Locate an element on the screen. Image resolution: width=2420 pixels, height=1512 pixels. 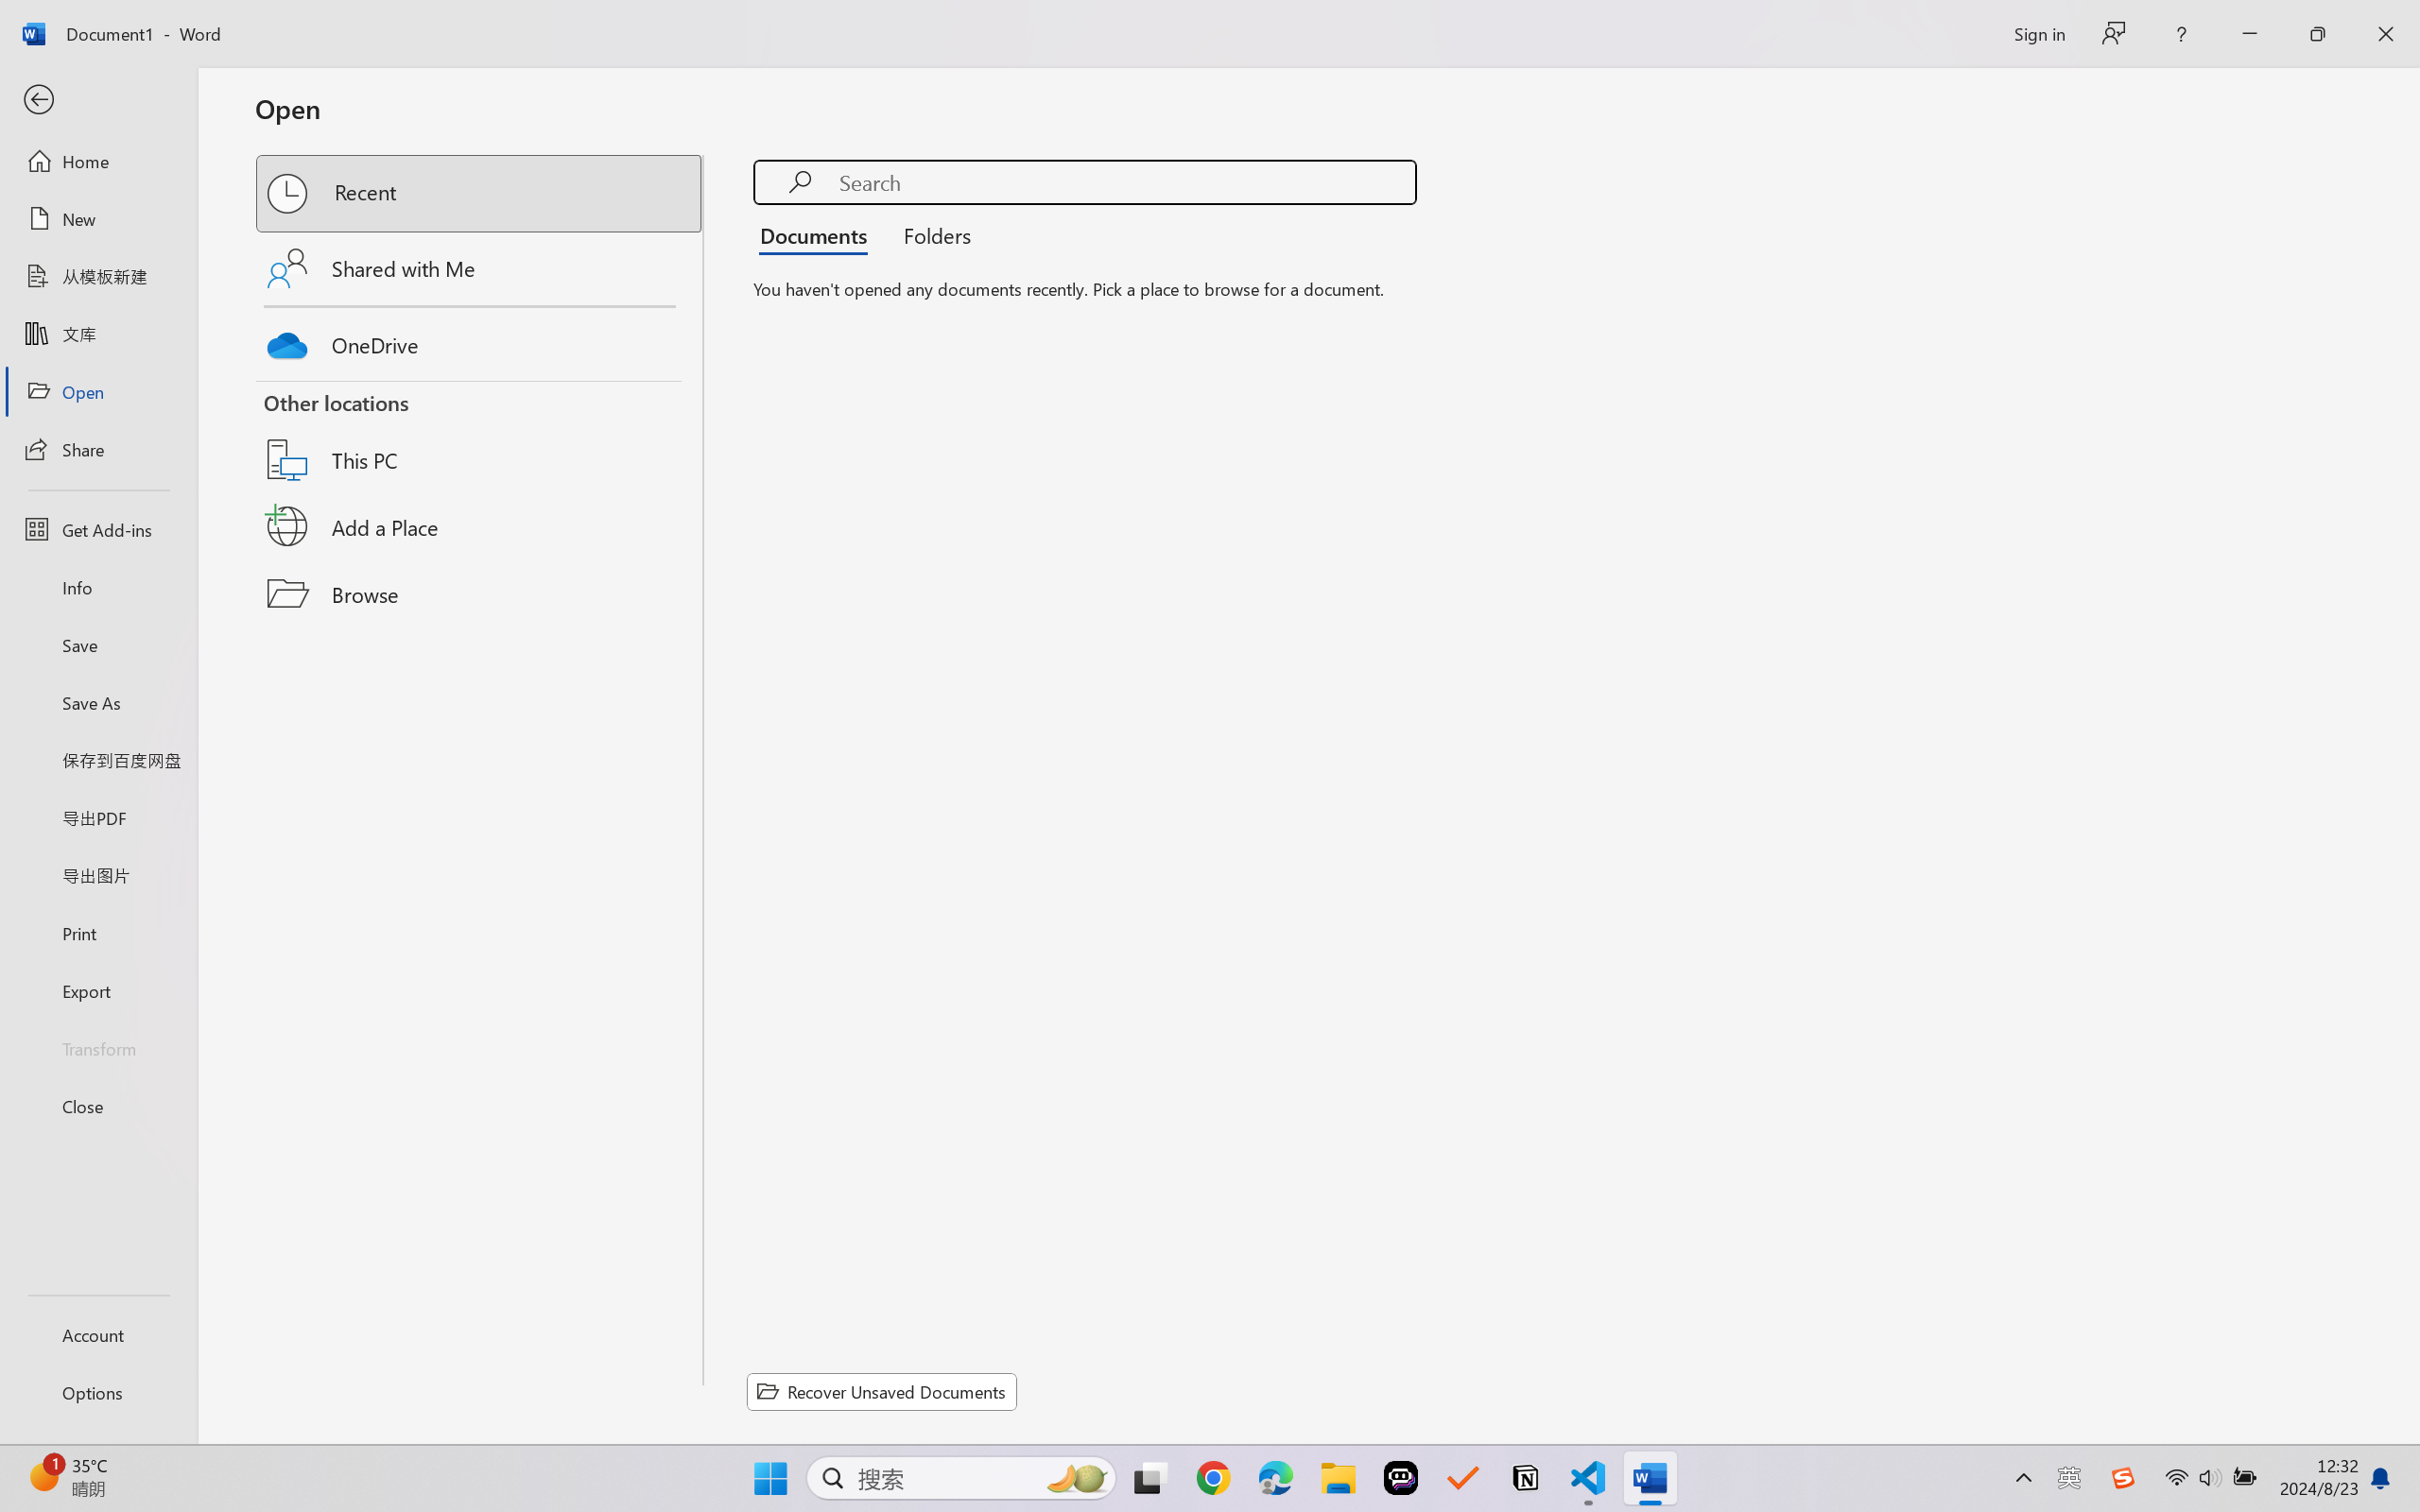
'Account' is located at coordinates (97, 1334).